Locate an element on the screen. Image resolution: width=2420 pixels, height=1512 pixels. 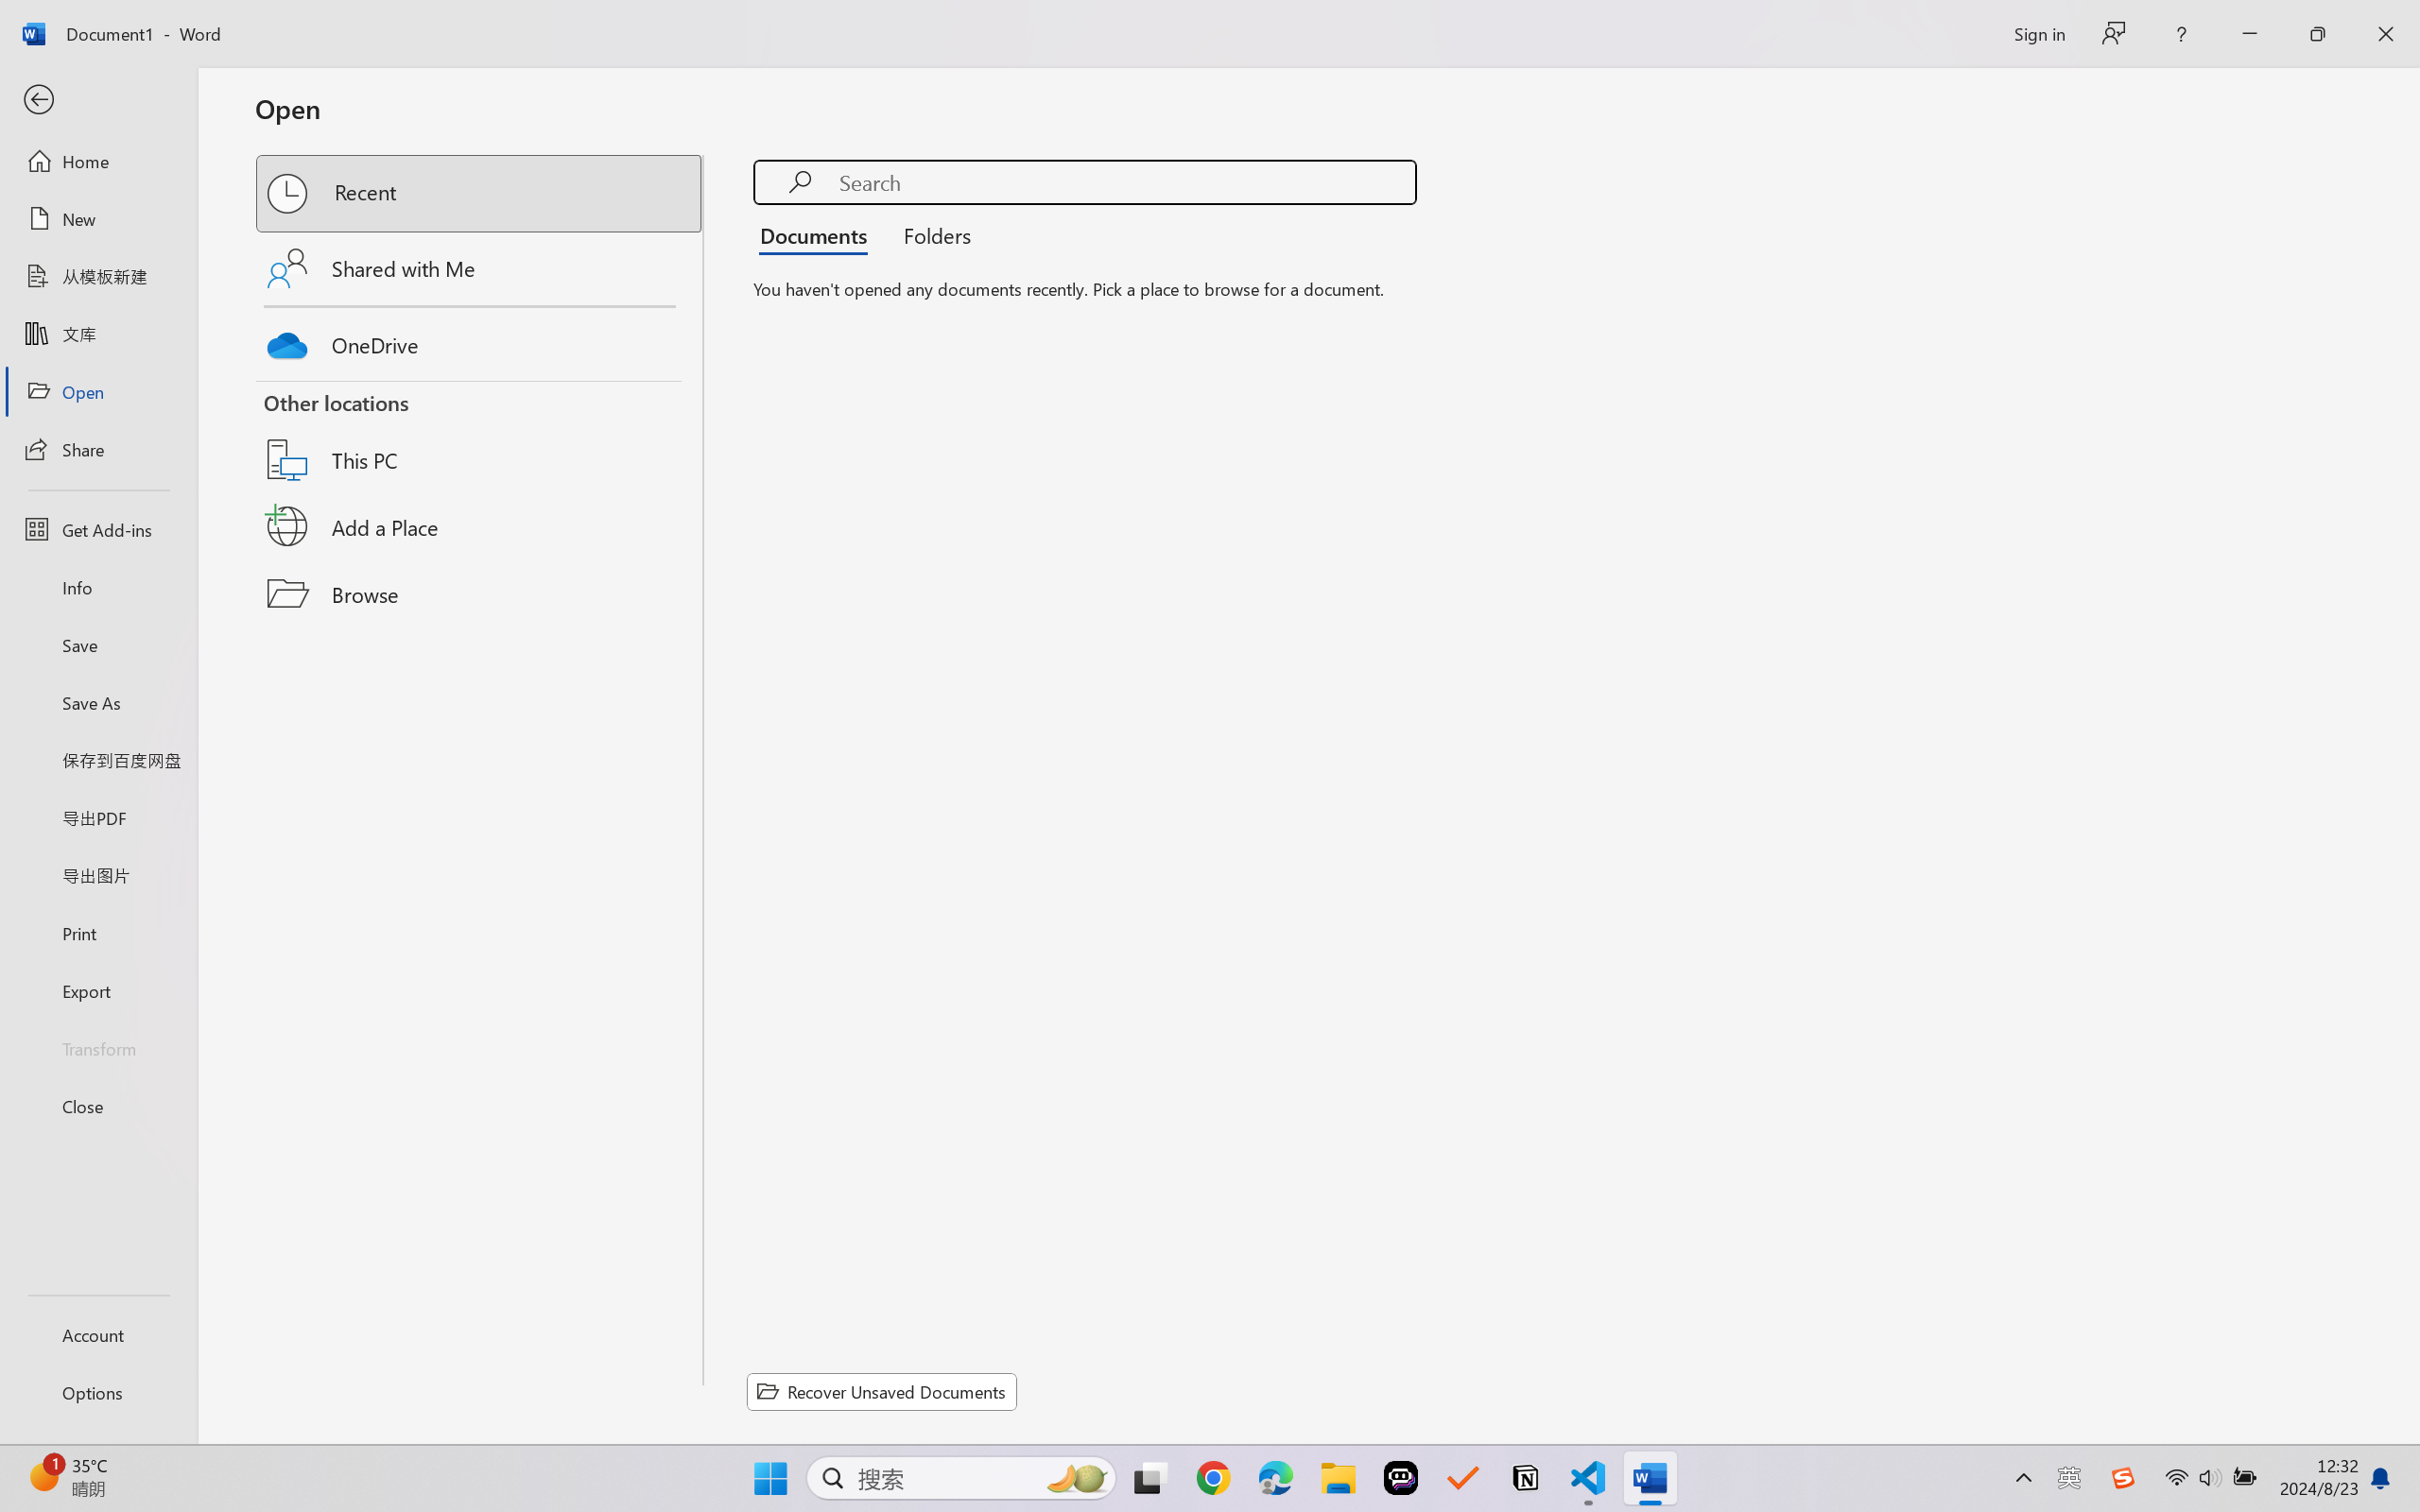
'Account' is located at coordinates (97, 1334).